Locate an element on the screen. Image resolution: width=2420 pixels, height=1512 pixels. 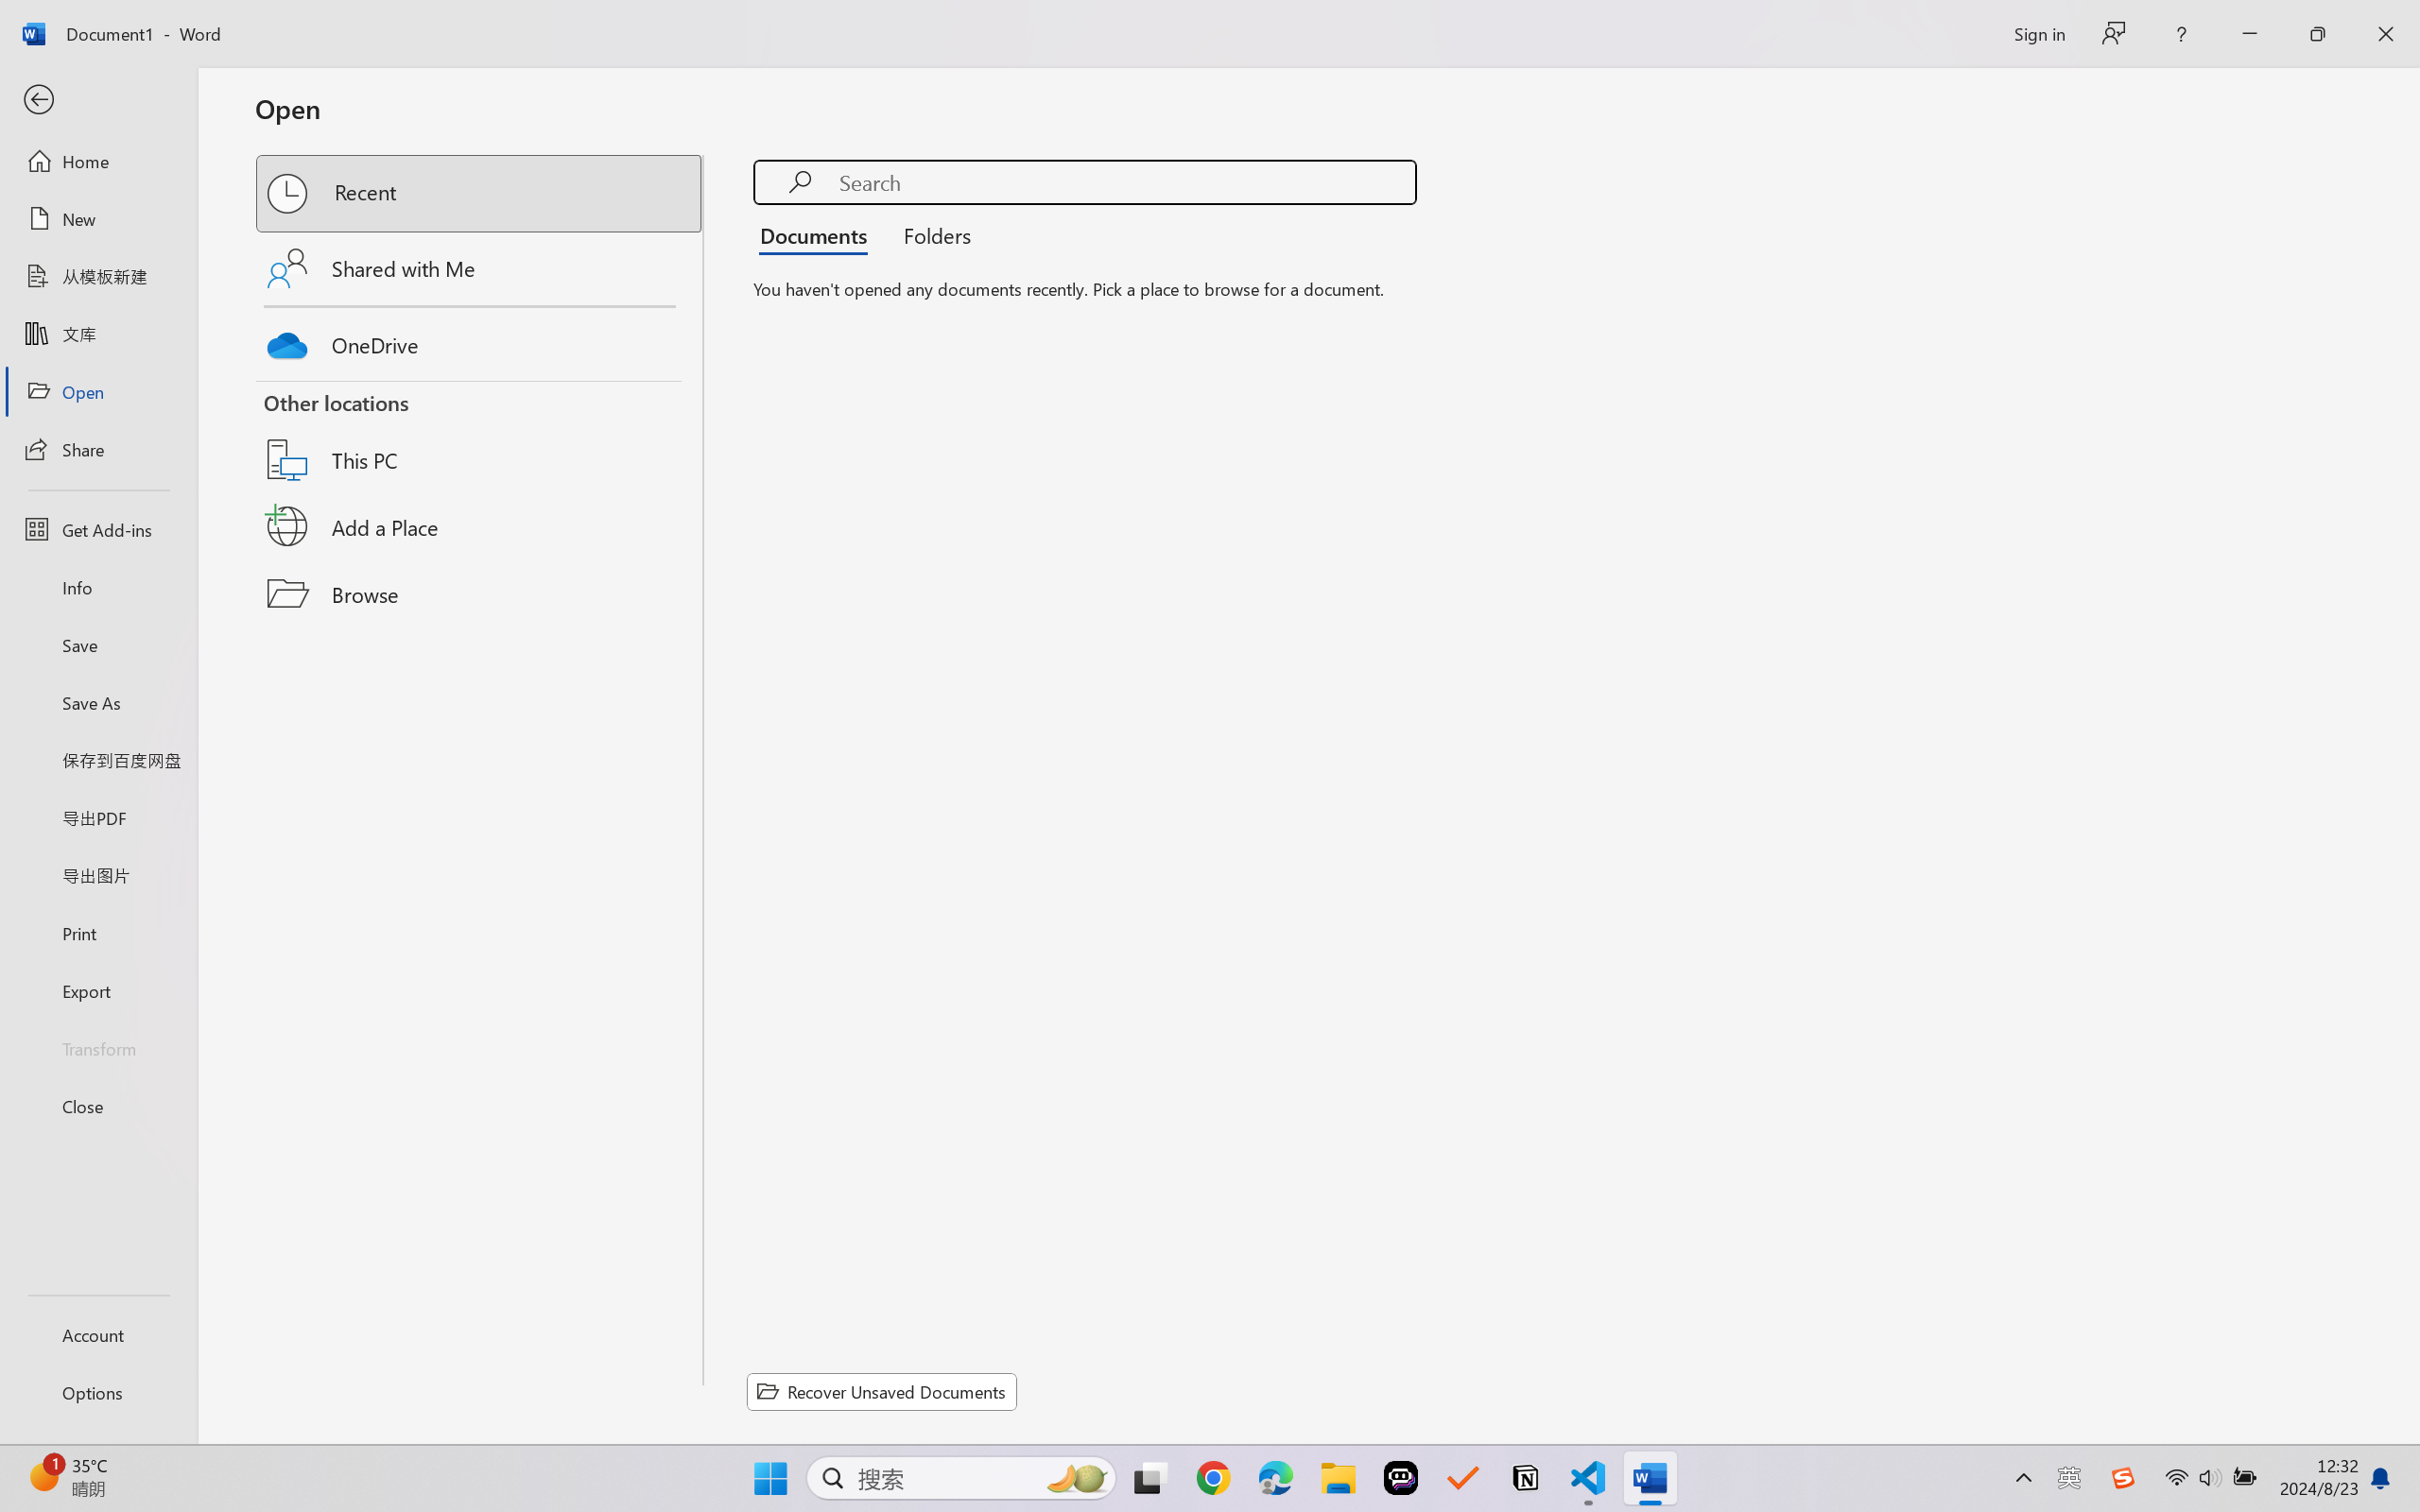
'Account' is located at coordinates (97, 1334).